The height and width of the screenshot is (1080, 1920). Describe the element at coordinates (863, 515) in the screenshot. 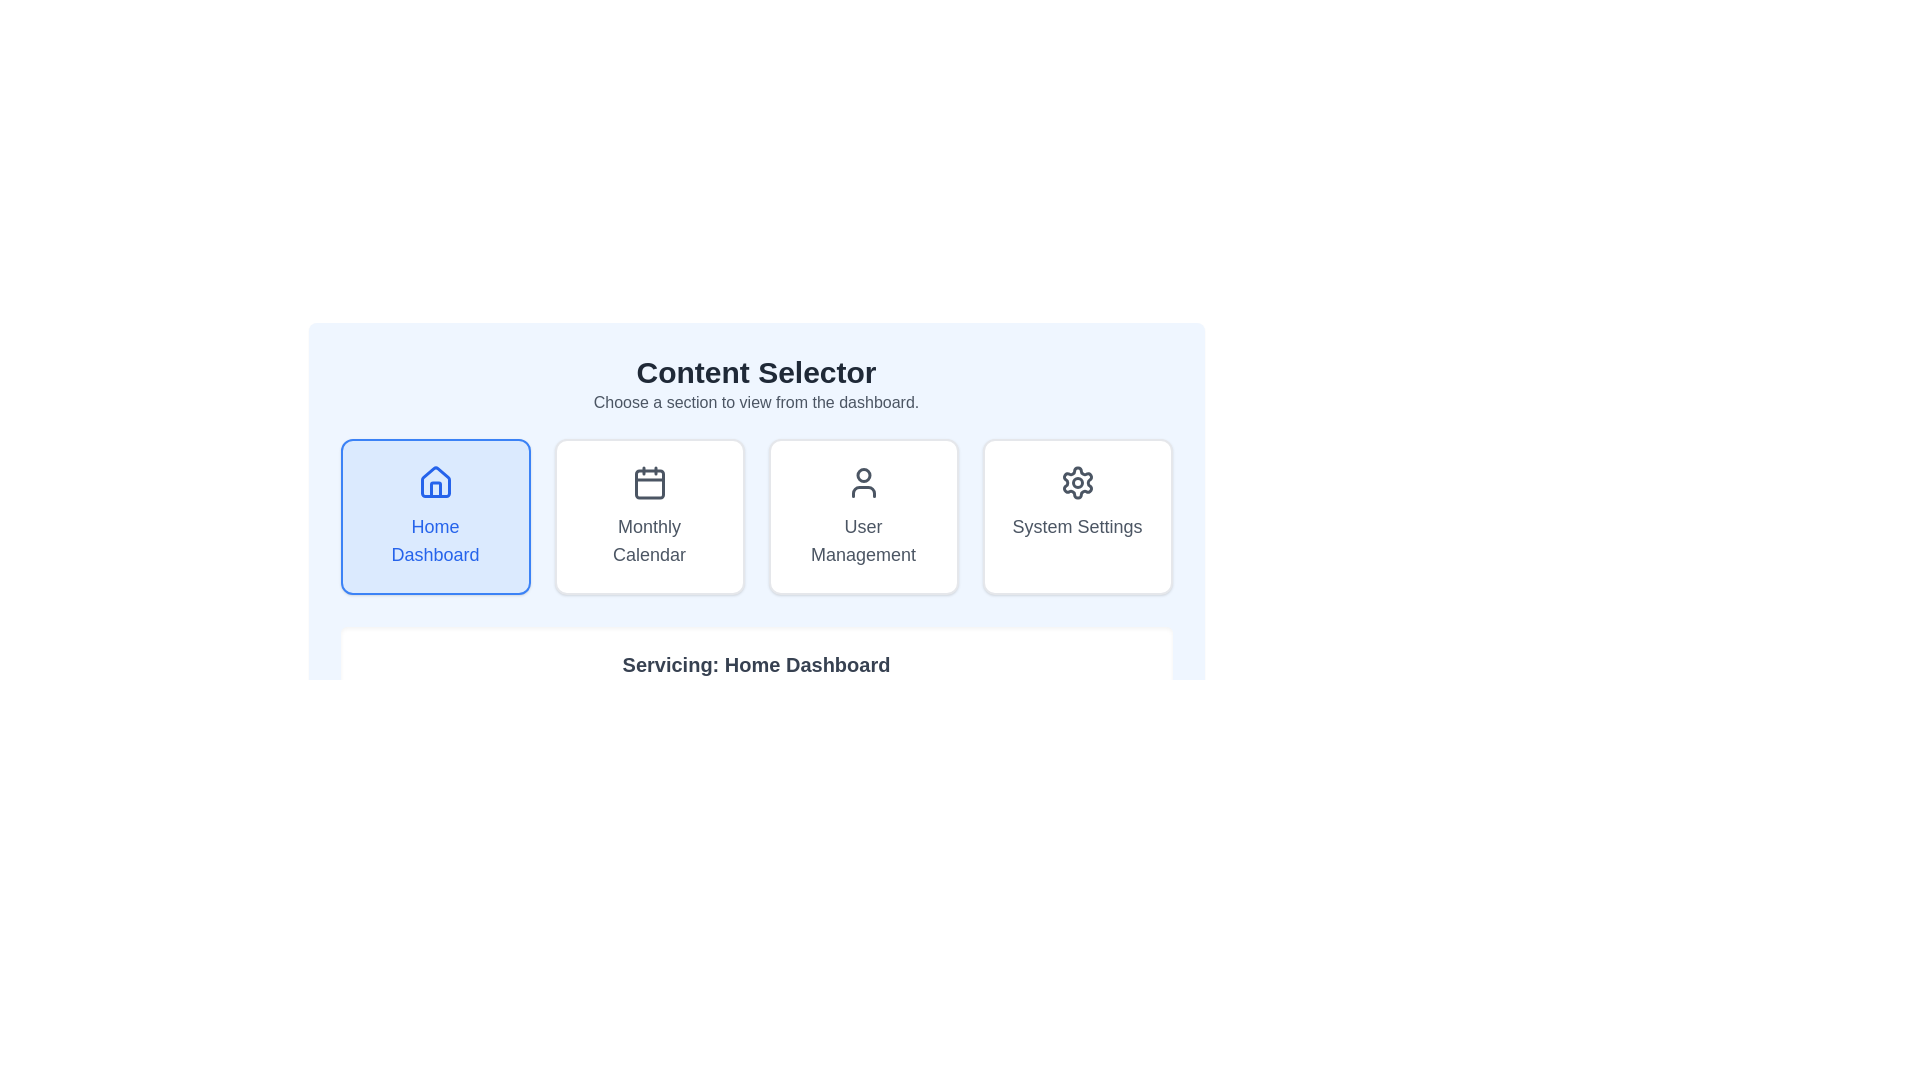

I see `the 'User Management' button, which is a rectangular card with a white background, an outlined user icon above the text 'User Management' in gray` at that location.